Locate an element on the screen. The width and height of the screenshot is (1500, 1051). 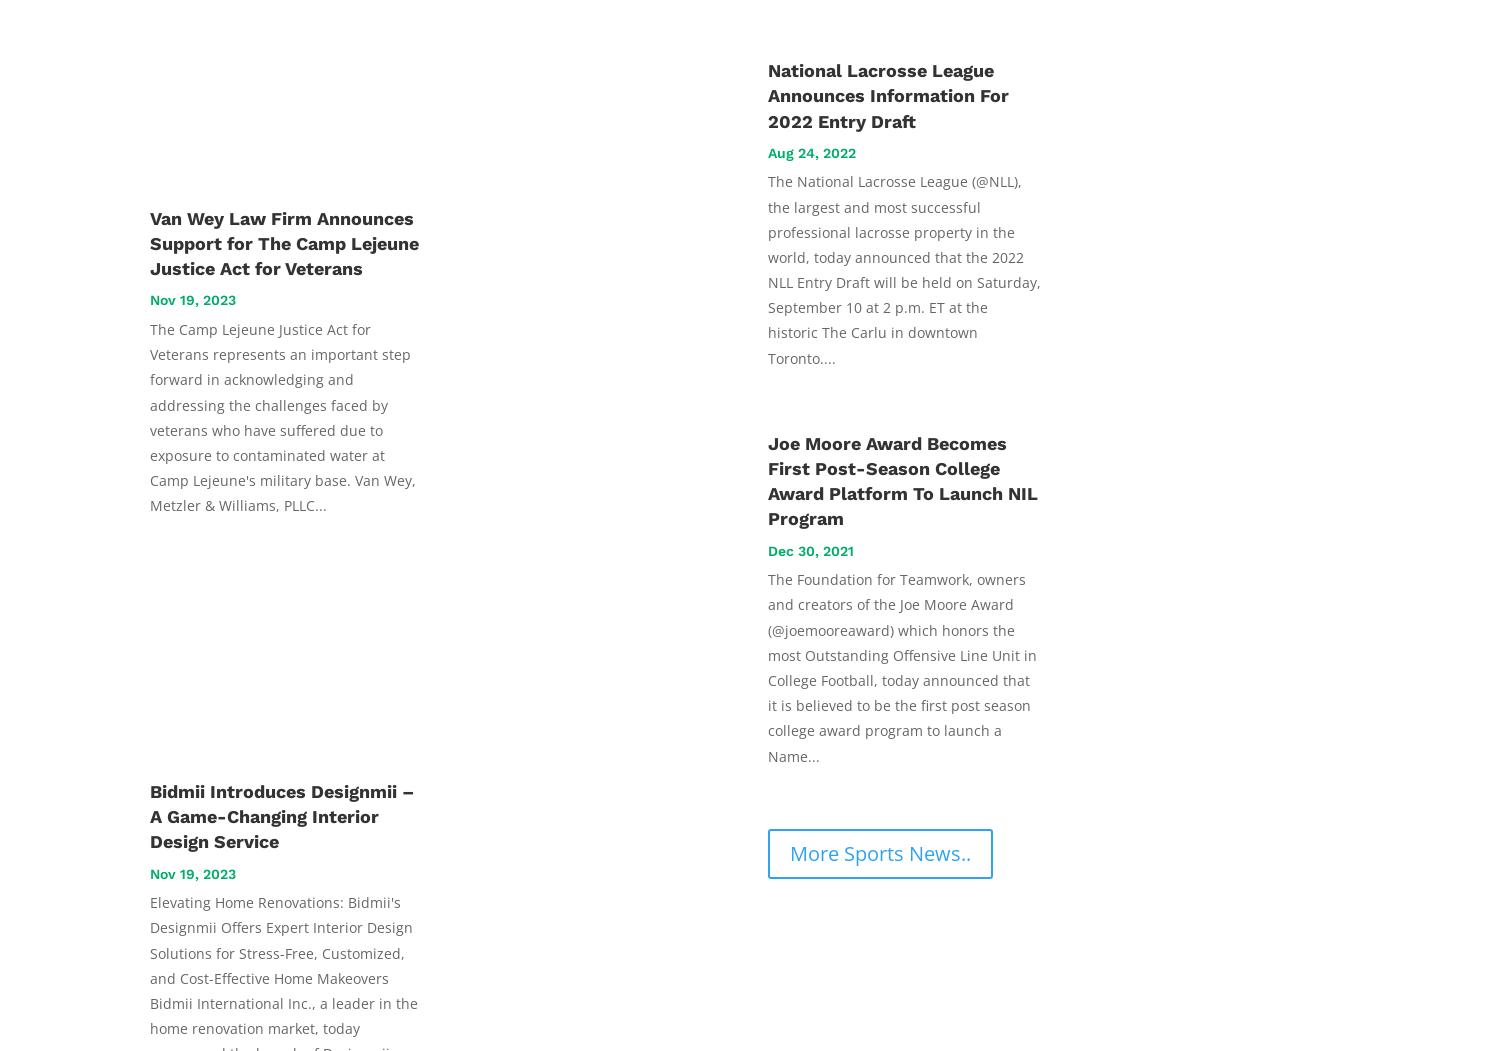
'Dec 30, 2021' is located at coordinates (811, 548).